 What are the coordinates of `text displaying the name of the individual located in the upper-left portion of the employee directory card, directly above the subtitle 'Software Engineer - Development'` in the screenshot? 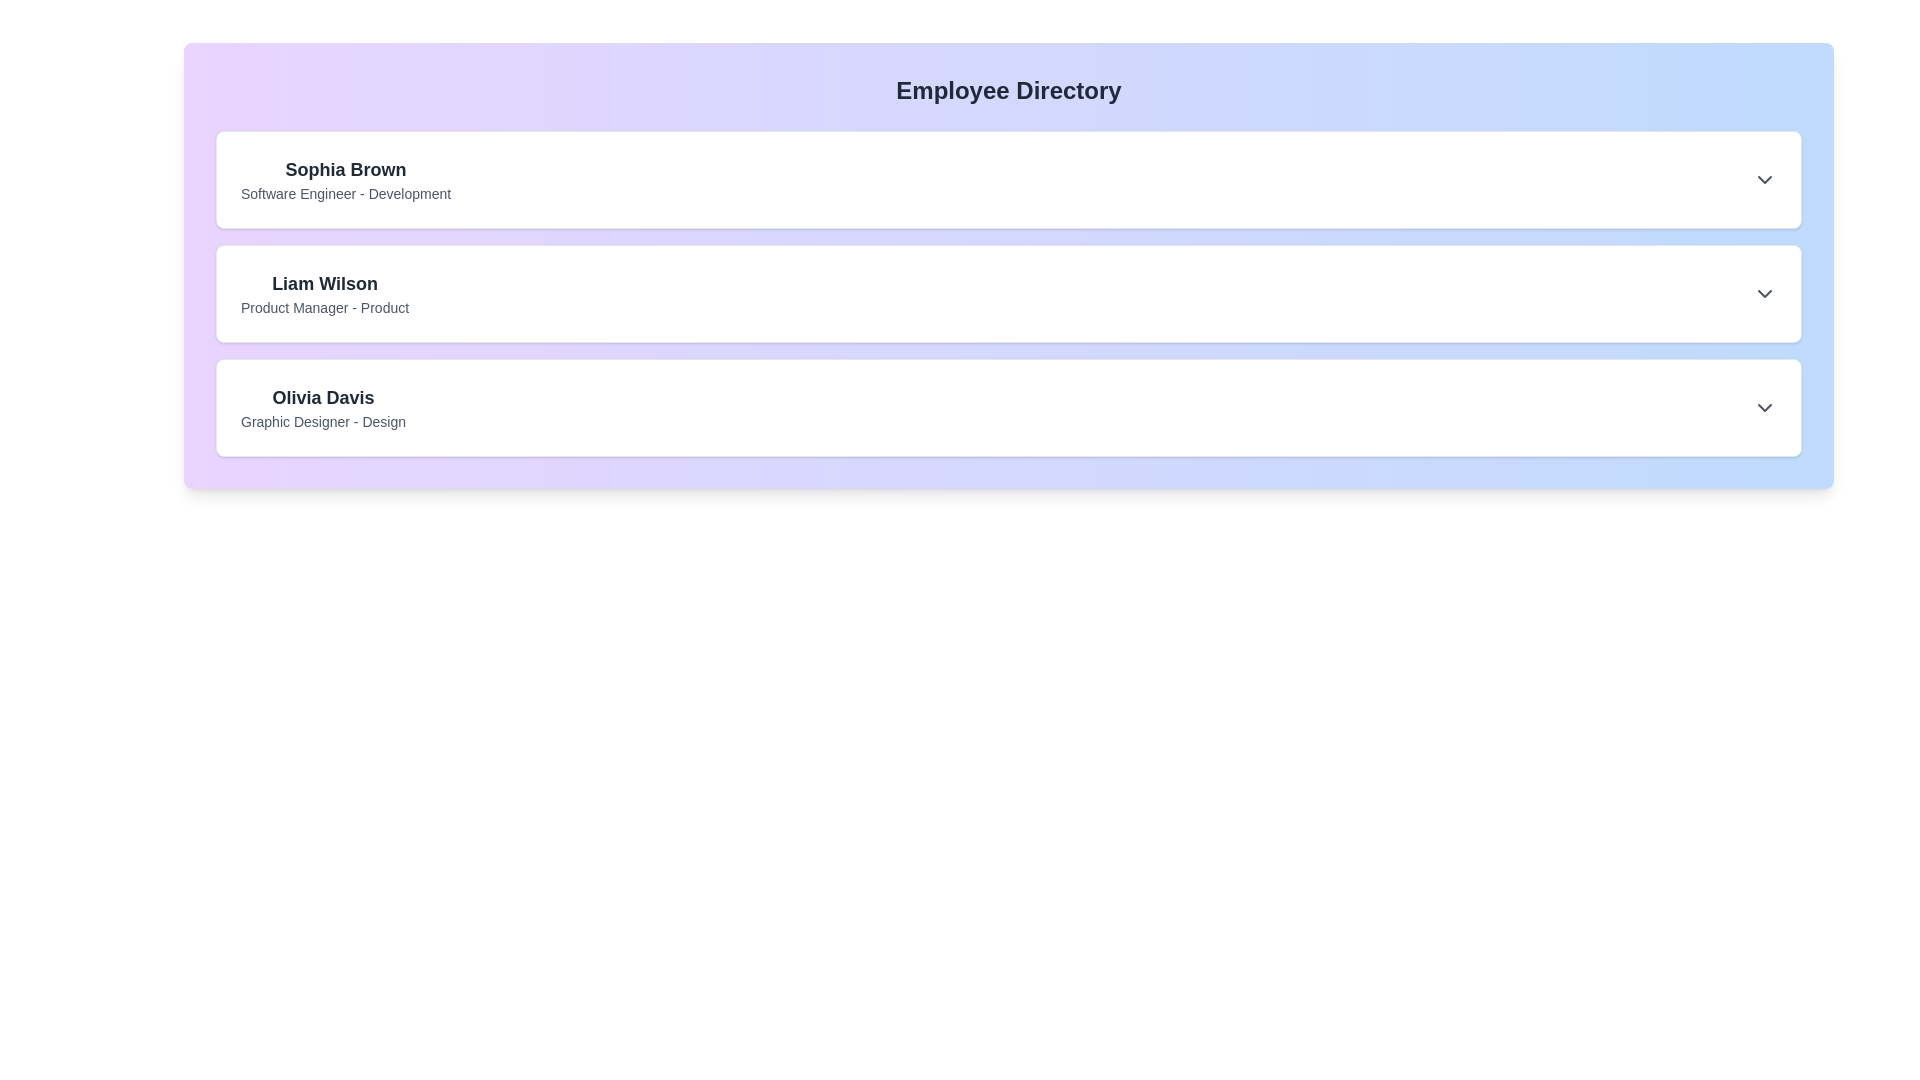 It's located at (345, 168).